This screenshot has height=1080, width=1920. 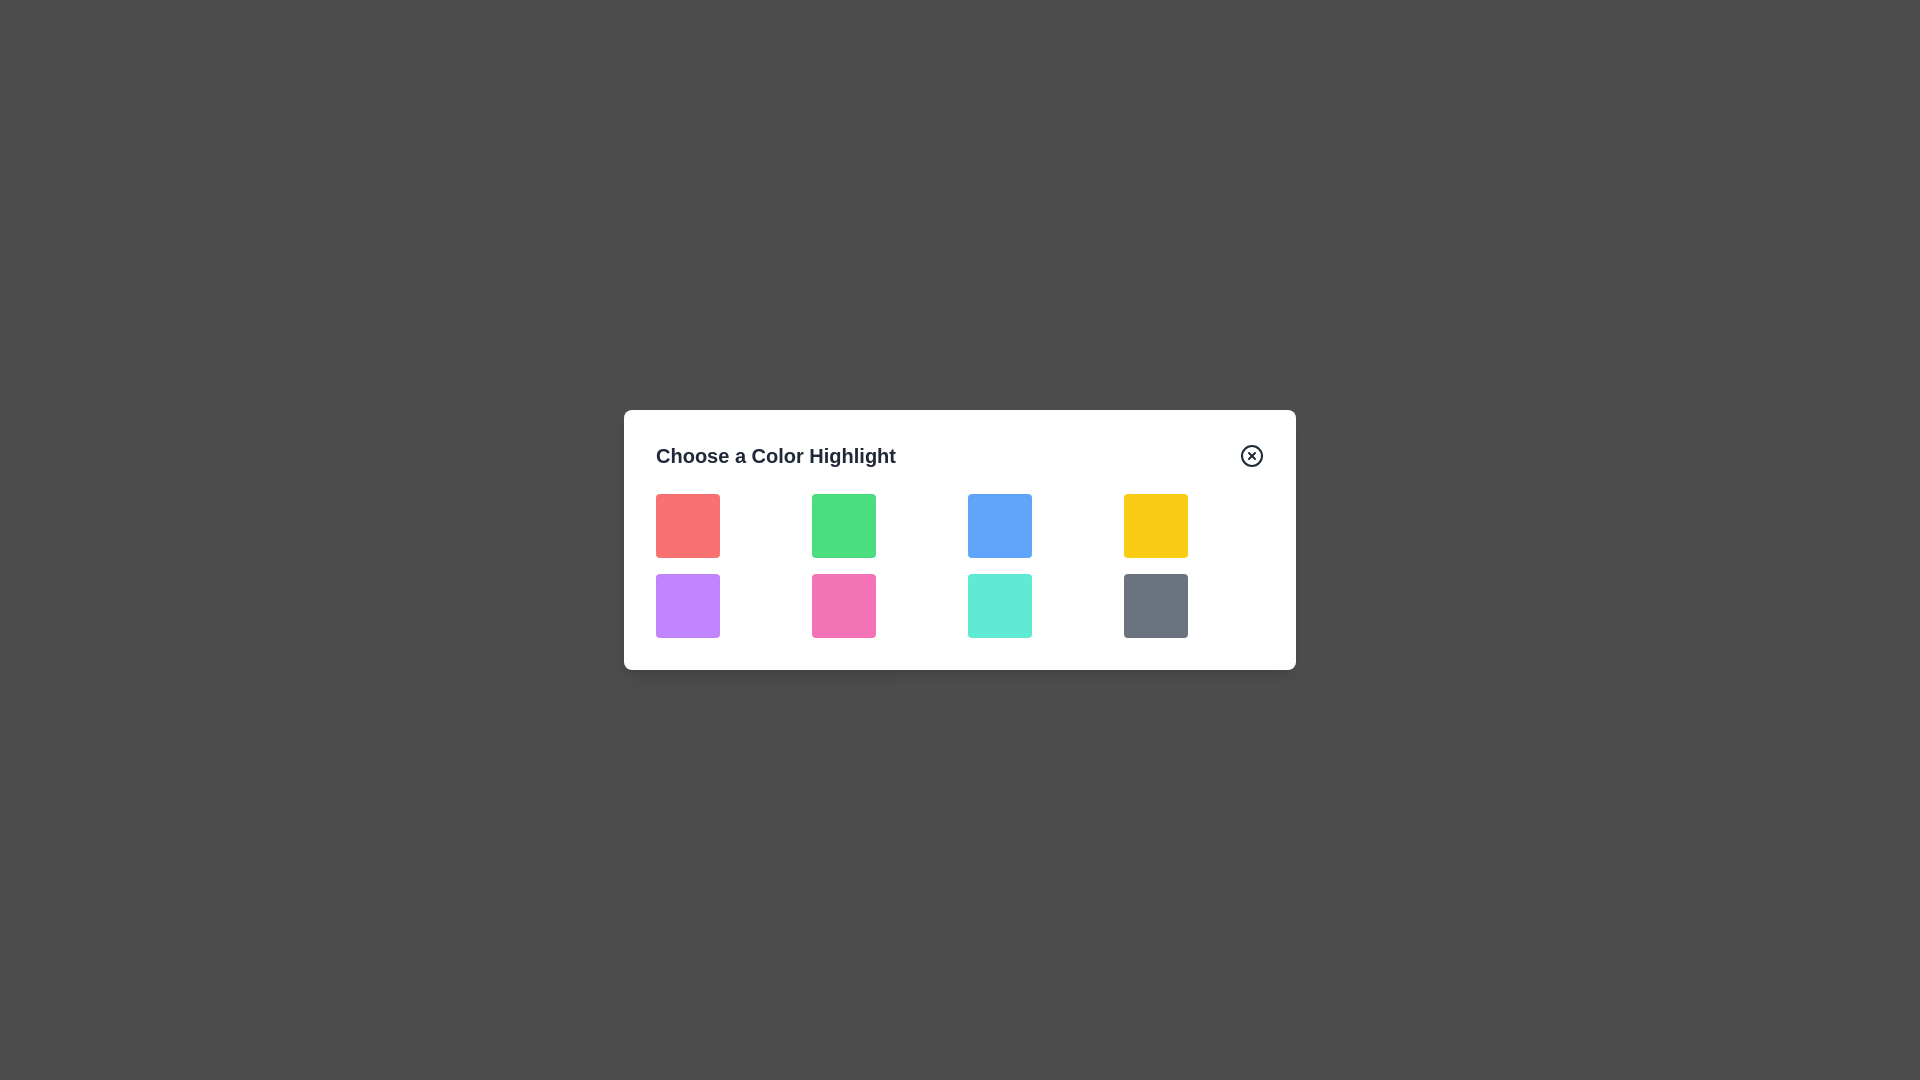 What do you see at coordinates (844, 524) in the screenshot?
I see `the color block corresponding to green` at bounding box center [844, 524].